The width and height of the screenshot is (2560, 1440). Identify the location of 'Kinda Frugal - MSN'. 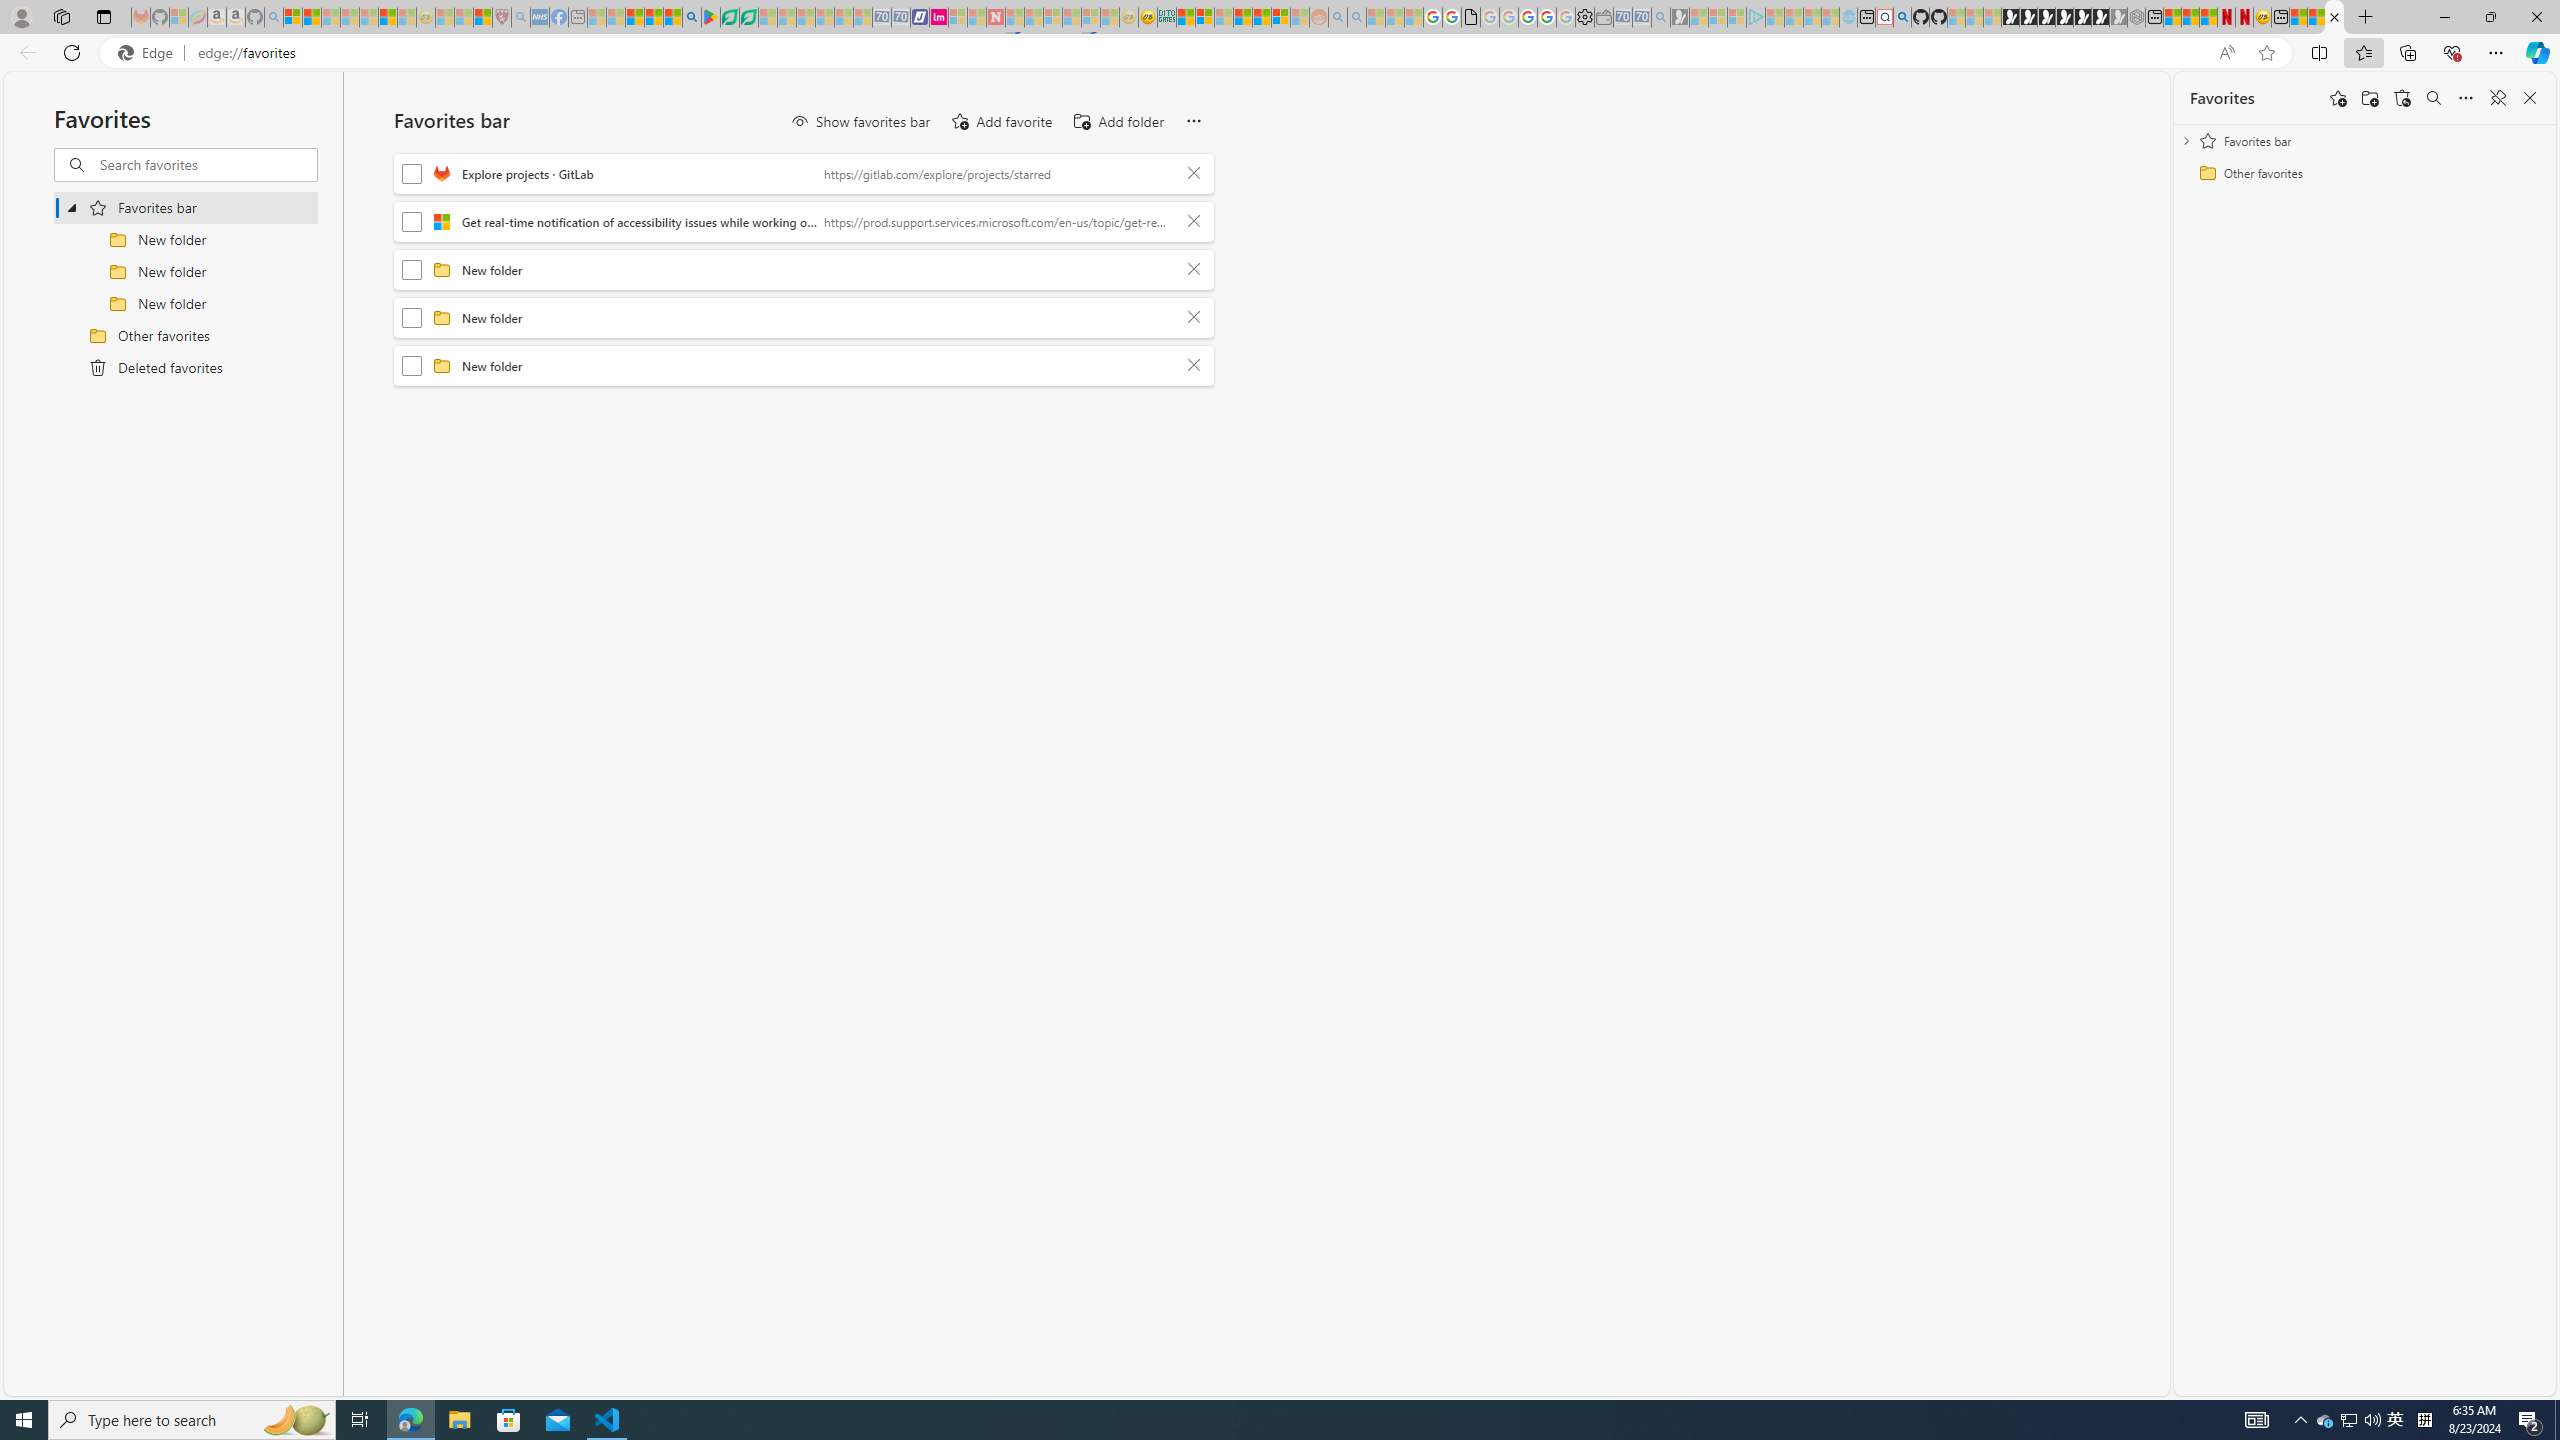
(1261, 16).